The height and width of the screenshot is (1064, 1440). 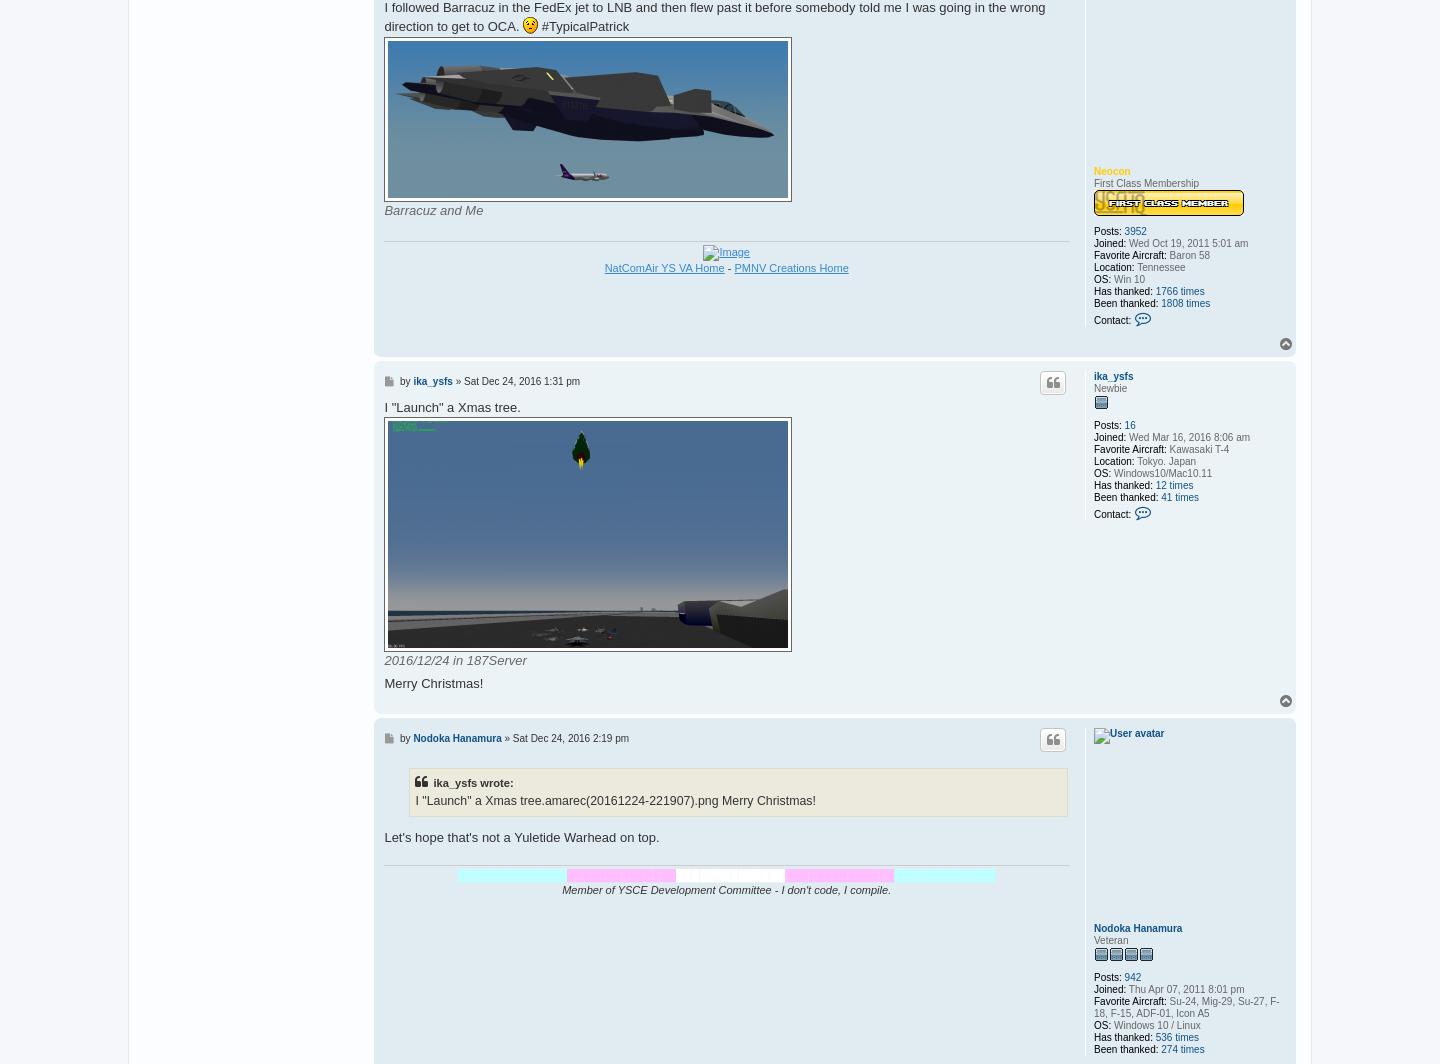 What do you see at coordinates (727, 266) in the screenshot?
I see `'-'` at bounding box center [727, 266].